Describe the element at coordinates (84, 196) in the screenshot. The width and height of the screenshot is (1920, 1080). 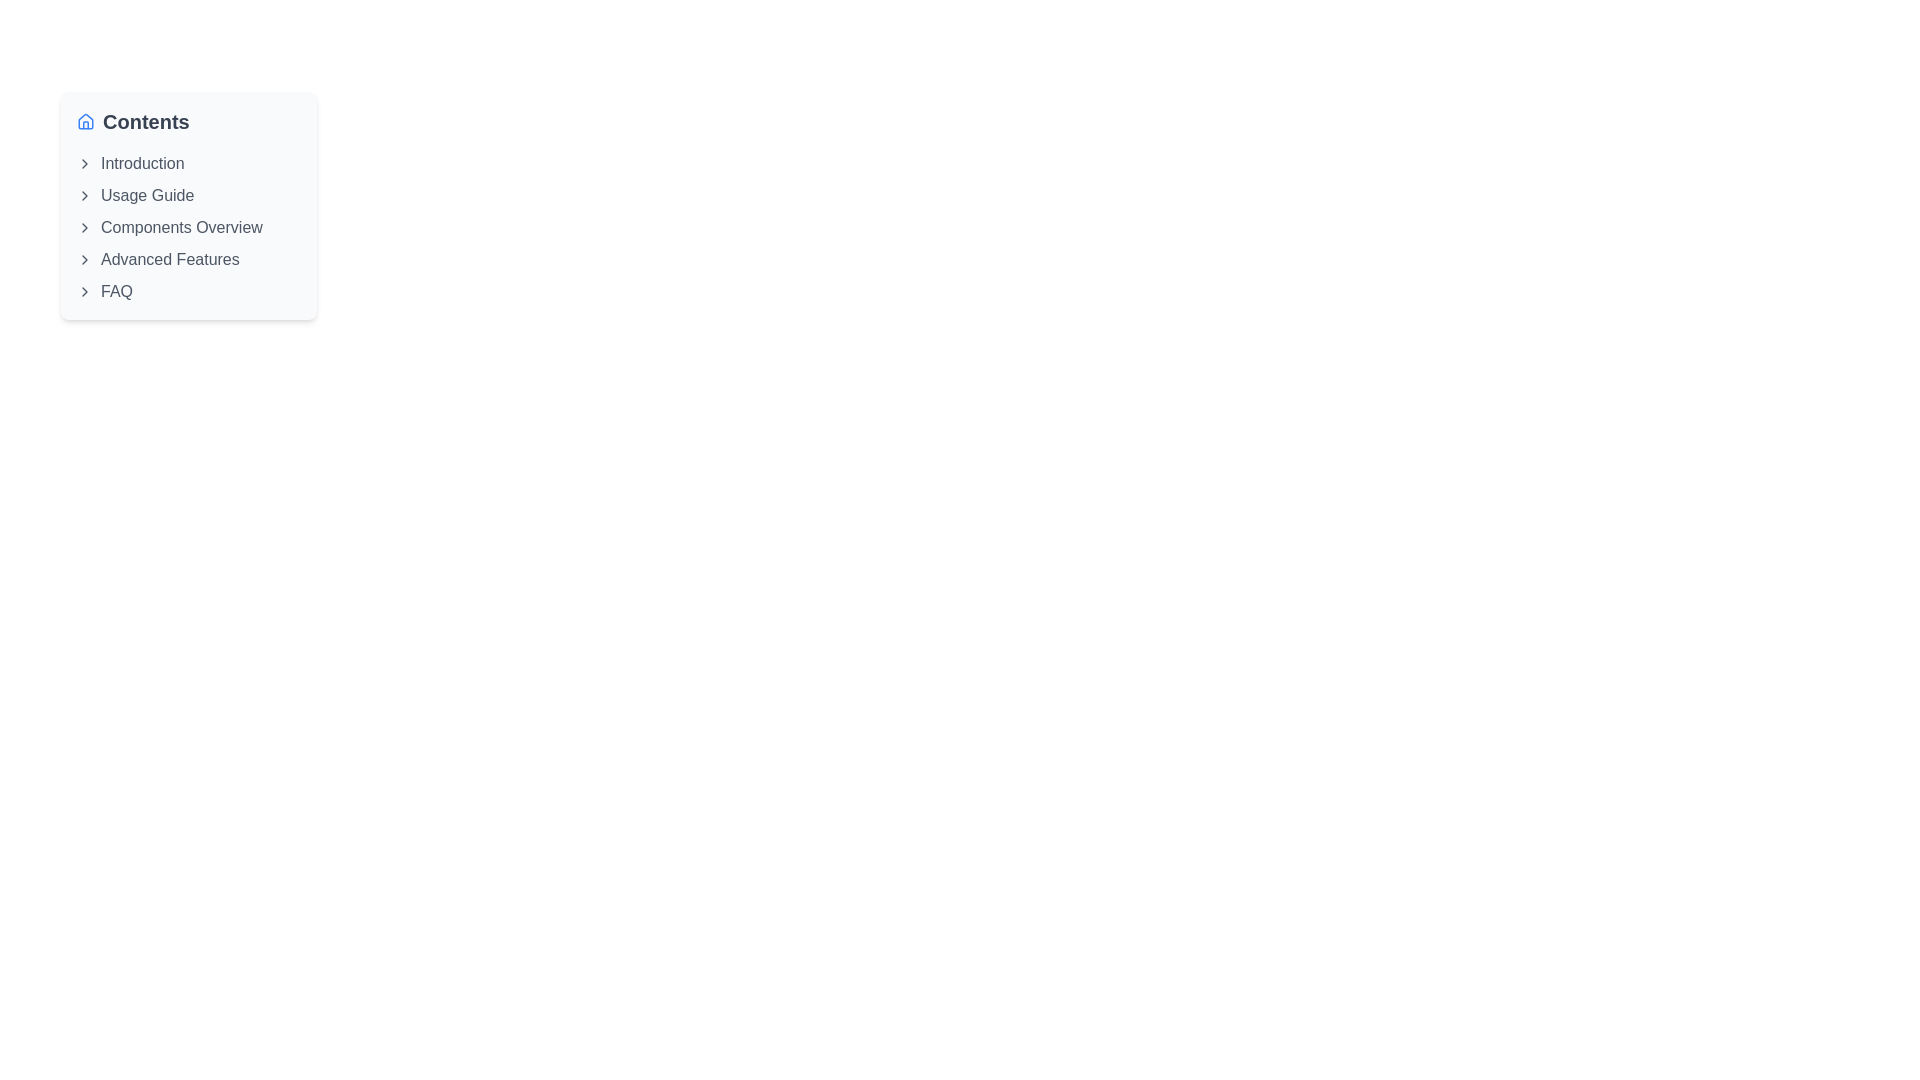
I see `the chevron icon located to the left of the 'Usage Guide' text in the sidebar menu titled 'Contents'` at that location.